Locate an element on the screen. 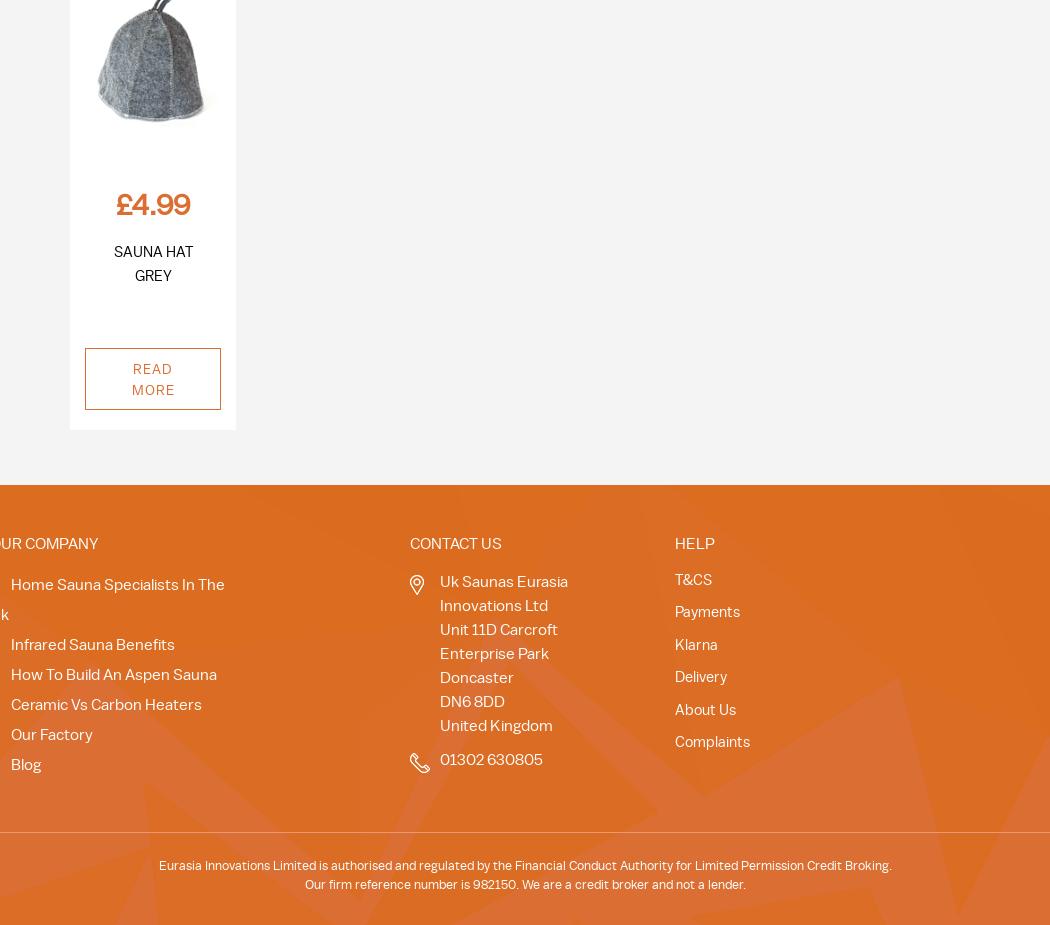  'United Kingdom' is located at coordinates (494, 725).